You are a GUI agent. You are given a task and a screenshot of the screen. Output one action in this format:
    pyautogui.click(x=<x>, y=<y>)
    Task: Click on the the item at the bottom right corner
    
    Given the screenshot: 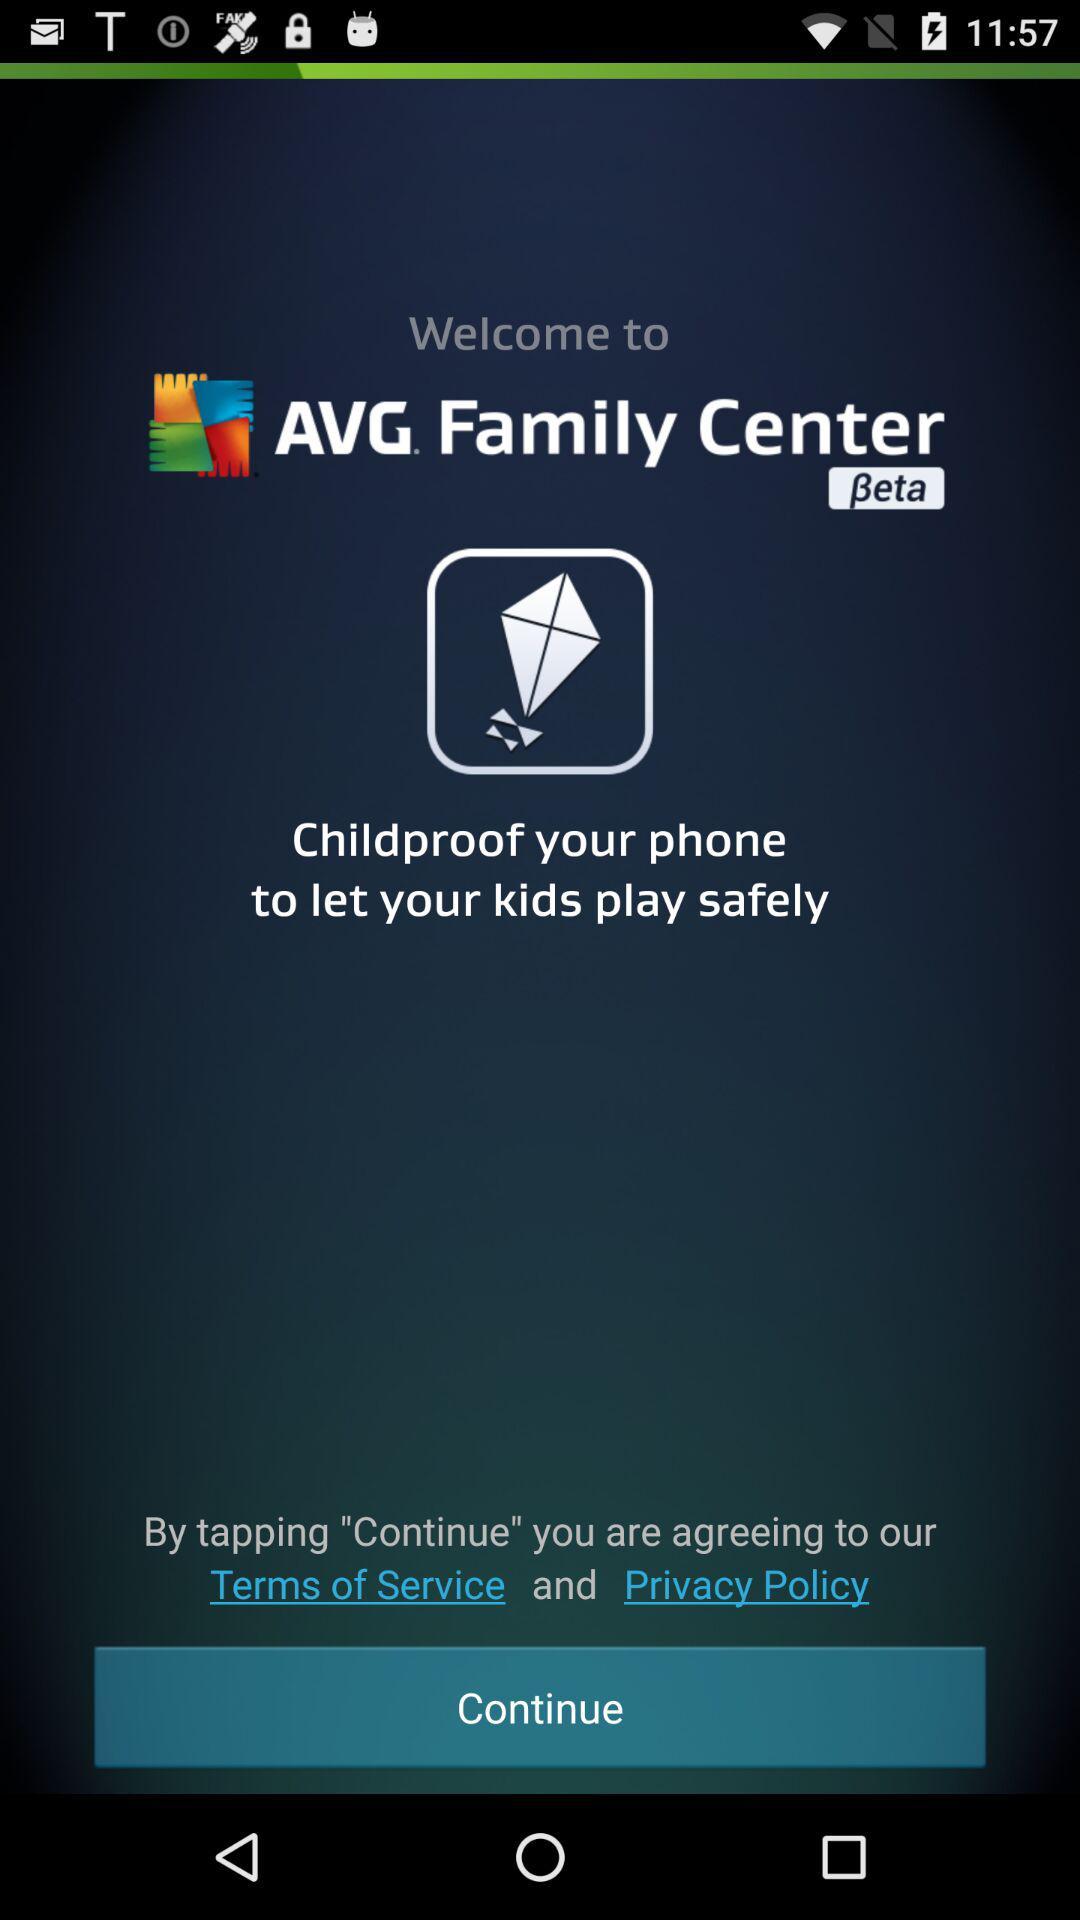 What is the action you would take?
    pyautogui.click(x=746, y=1582)
    